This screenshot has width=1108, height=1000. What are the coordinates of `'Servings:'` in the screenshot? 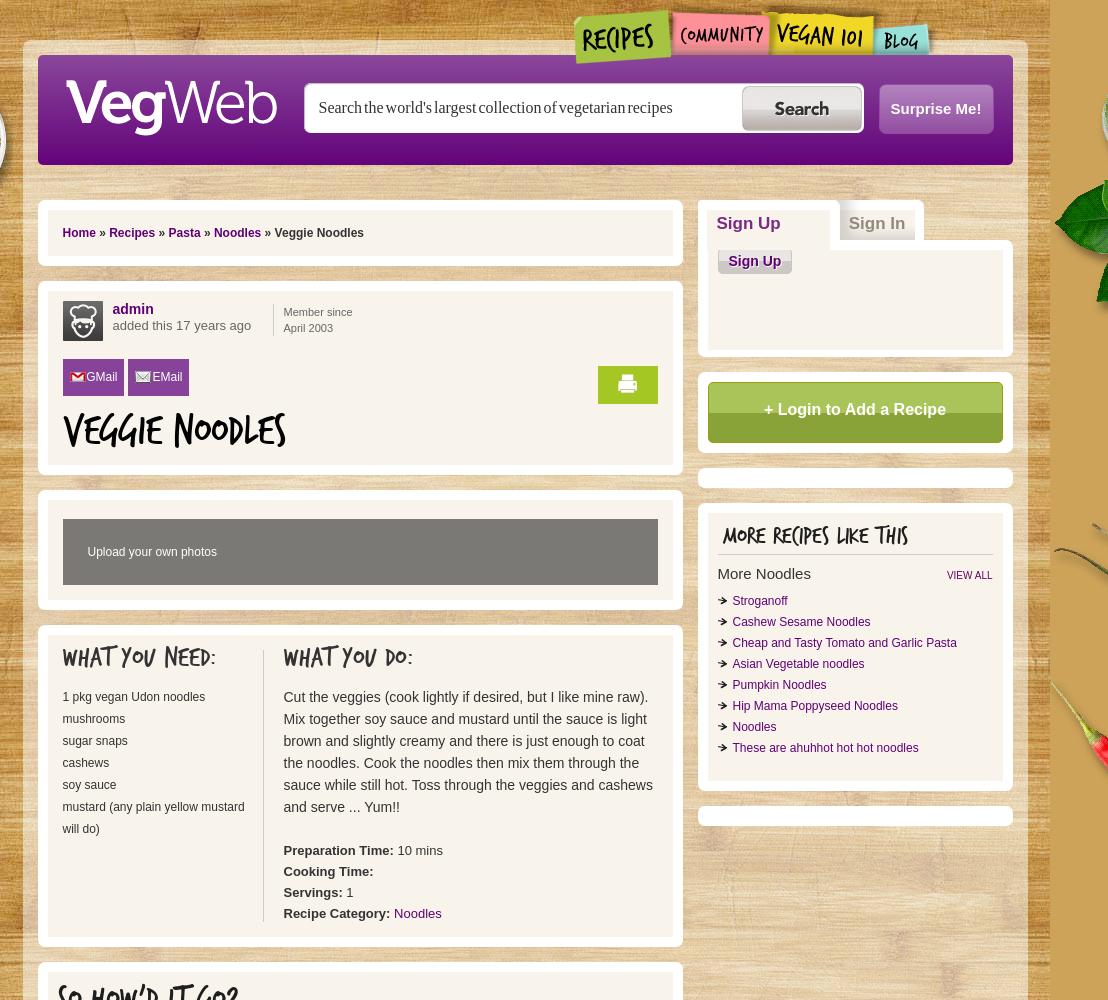 It's located at (314, 892).